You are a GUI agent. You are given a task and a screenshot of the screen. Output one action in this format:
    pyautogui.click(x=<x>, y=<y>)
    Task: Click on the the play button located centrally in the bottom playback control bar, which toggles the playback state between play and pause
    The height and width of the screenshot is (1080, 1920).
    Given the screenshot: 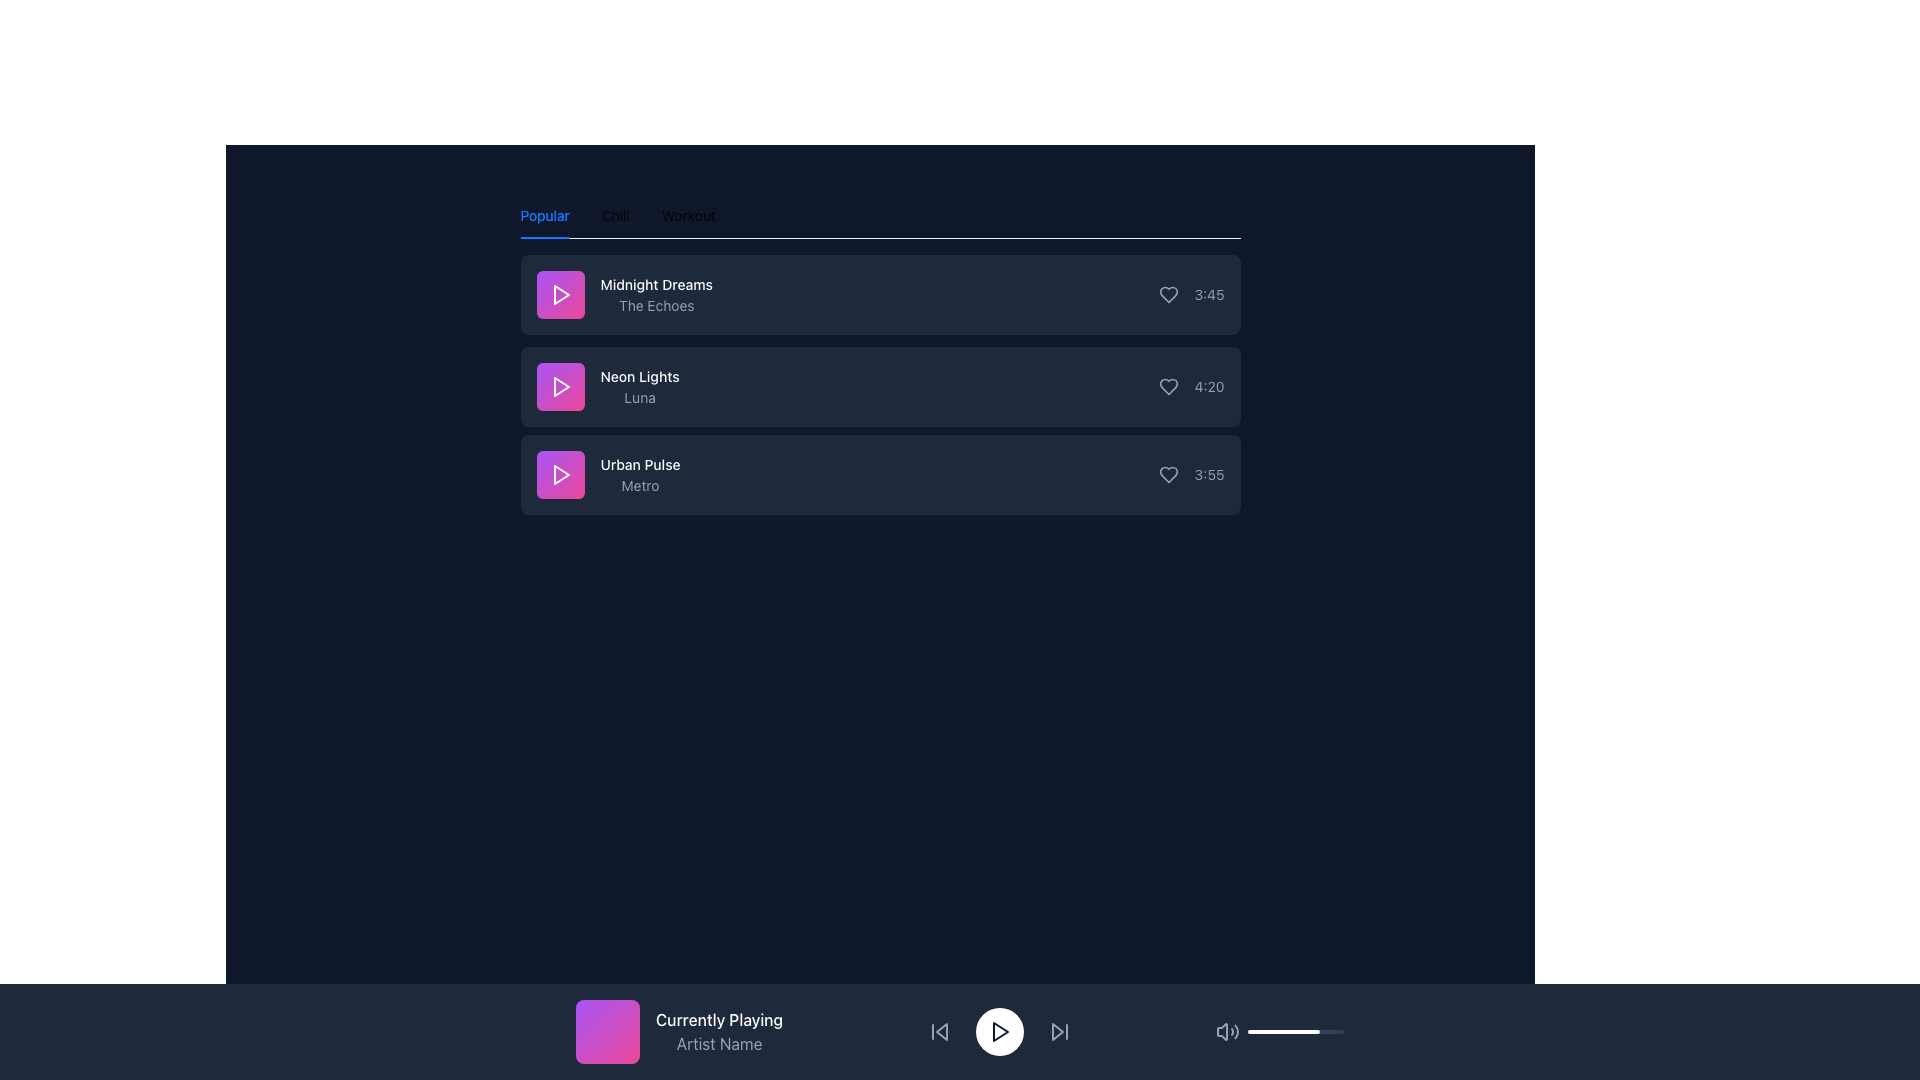 What is the action you would take?
    pyautogui.click(x=999, y=1032)
    